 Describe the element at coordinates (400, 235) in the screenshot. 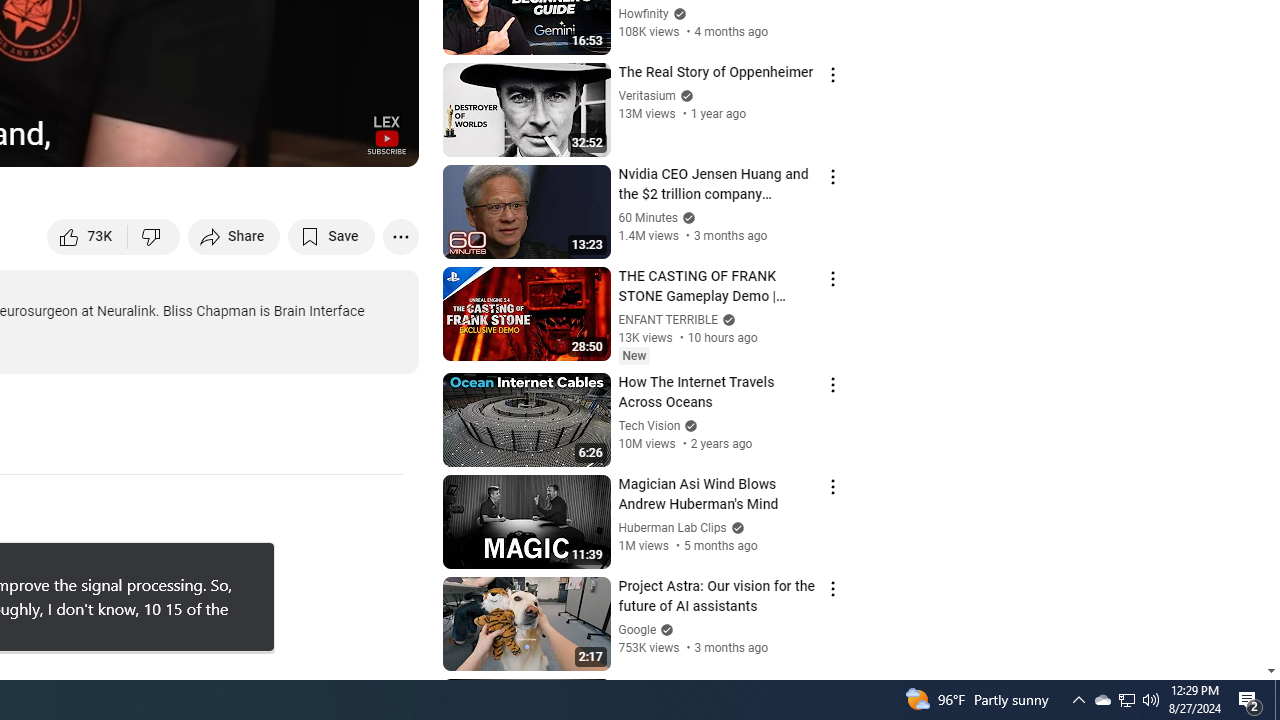

I see `'More actions'` at that location.